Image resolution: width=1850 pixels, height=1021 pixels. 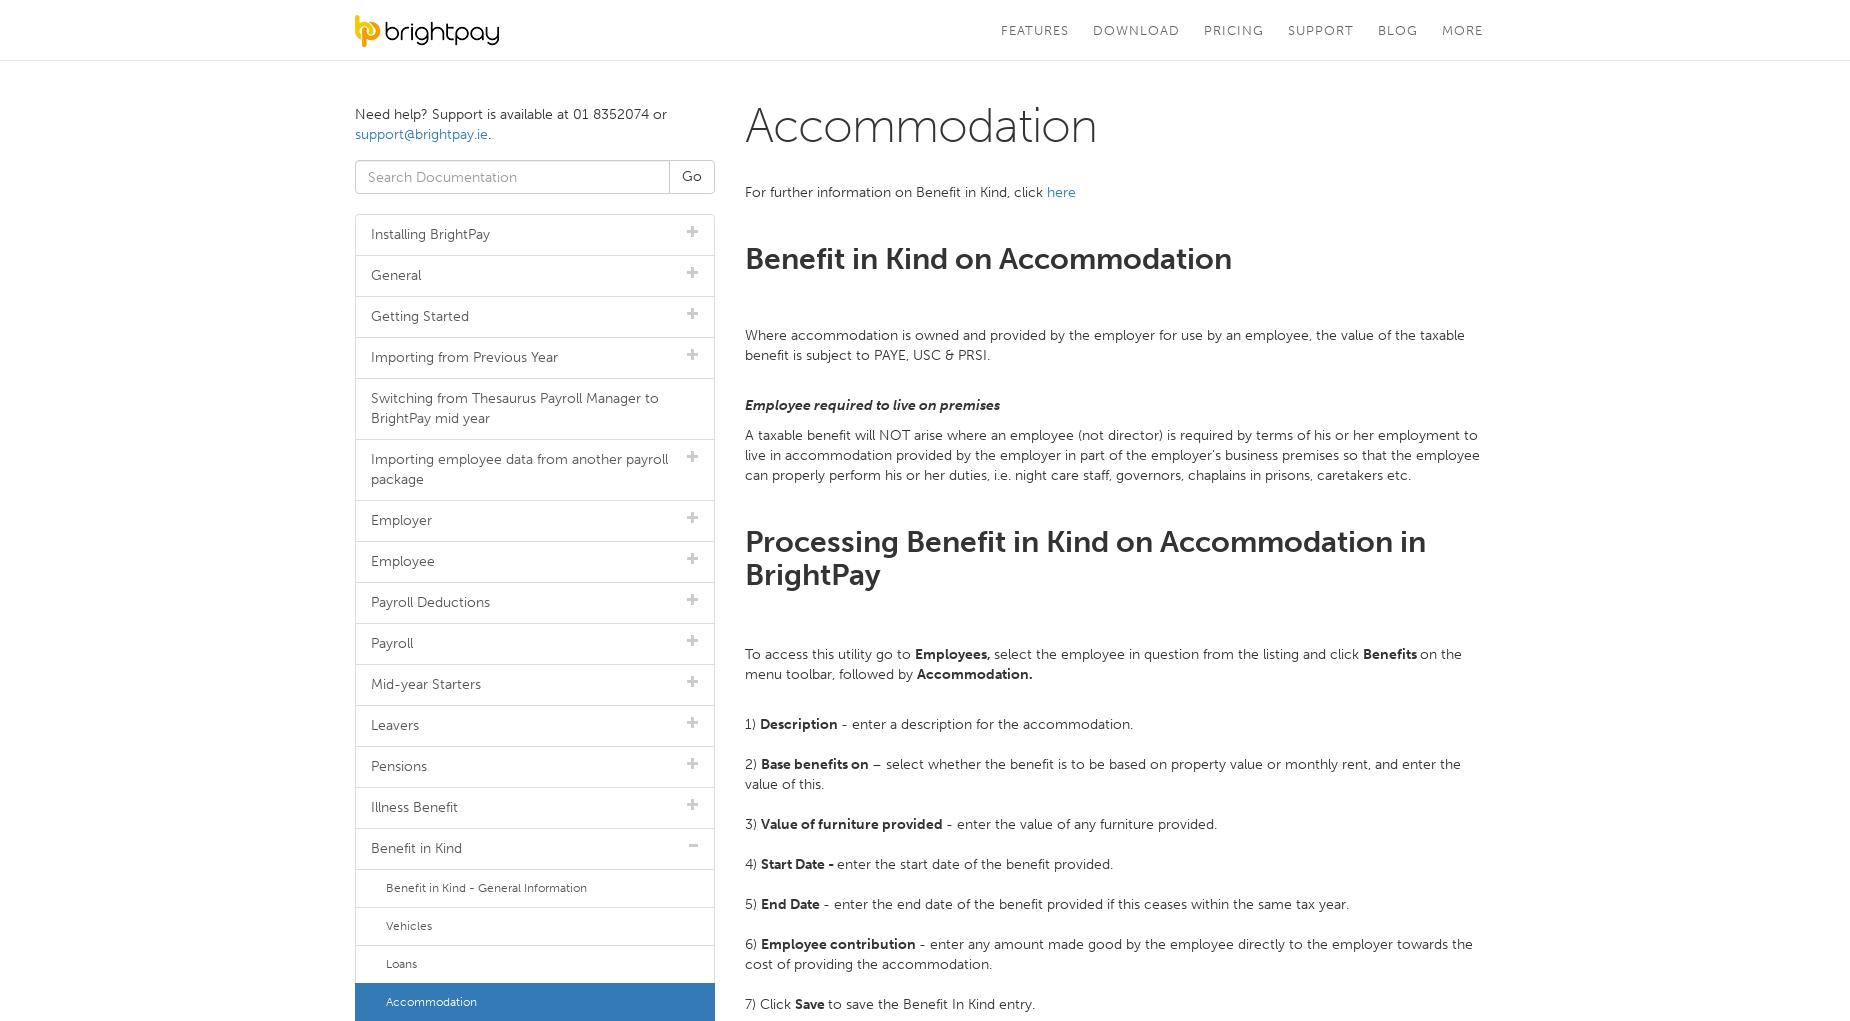 I want to click on 'General', so click(x=395, y=274).